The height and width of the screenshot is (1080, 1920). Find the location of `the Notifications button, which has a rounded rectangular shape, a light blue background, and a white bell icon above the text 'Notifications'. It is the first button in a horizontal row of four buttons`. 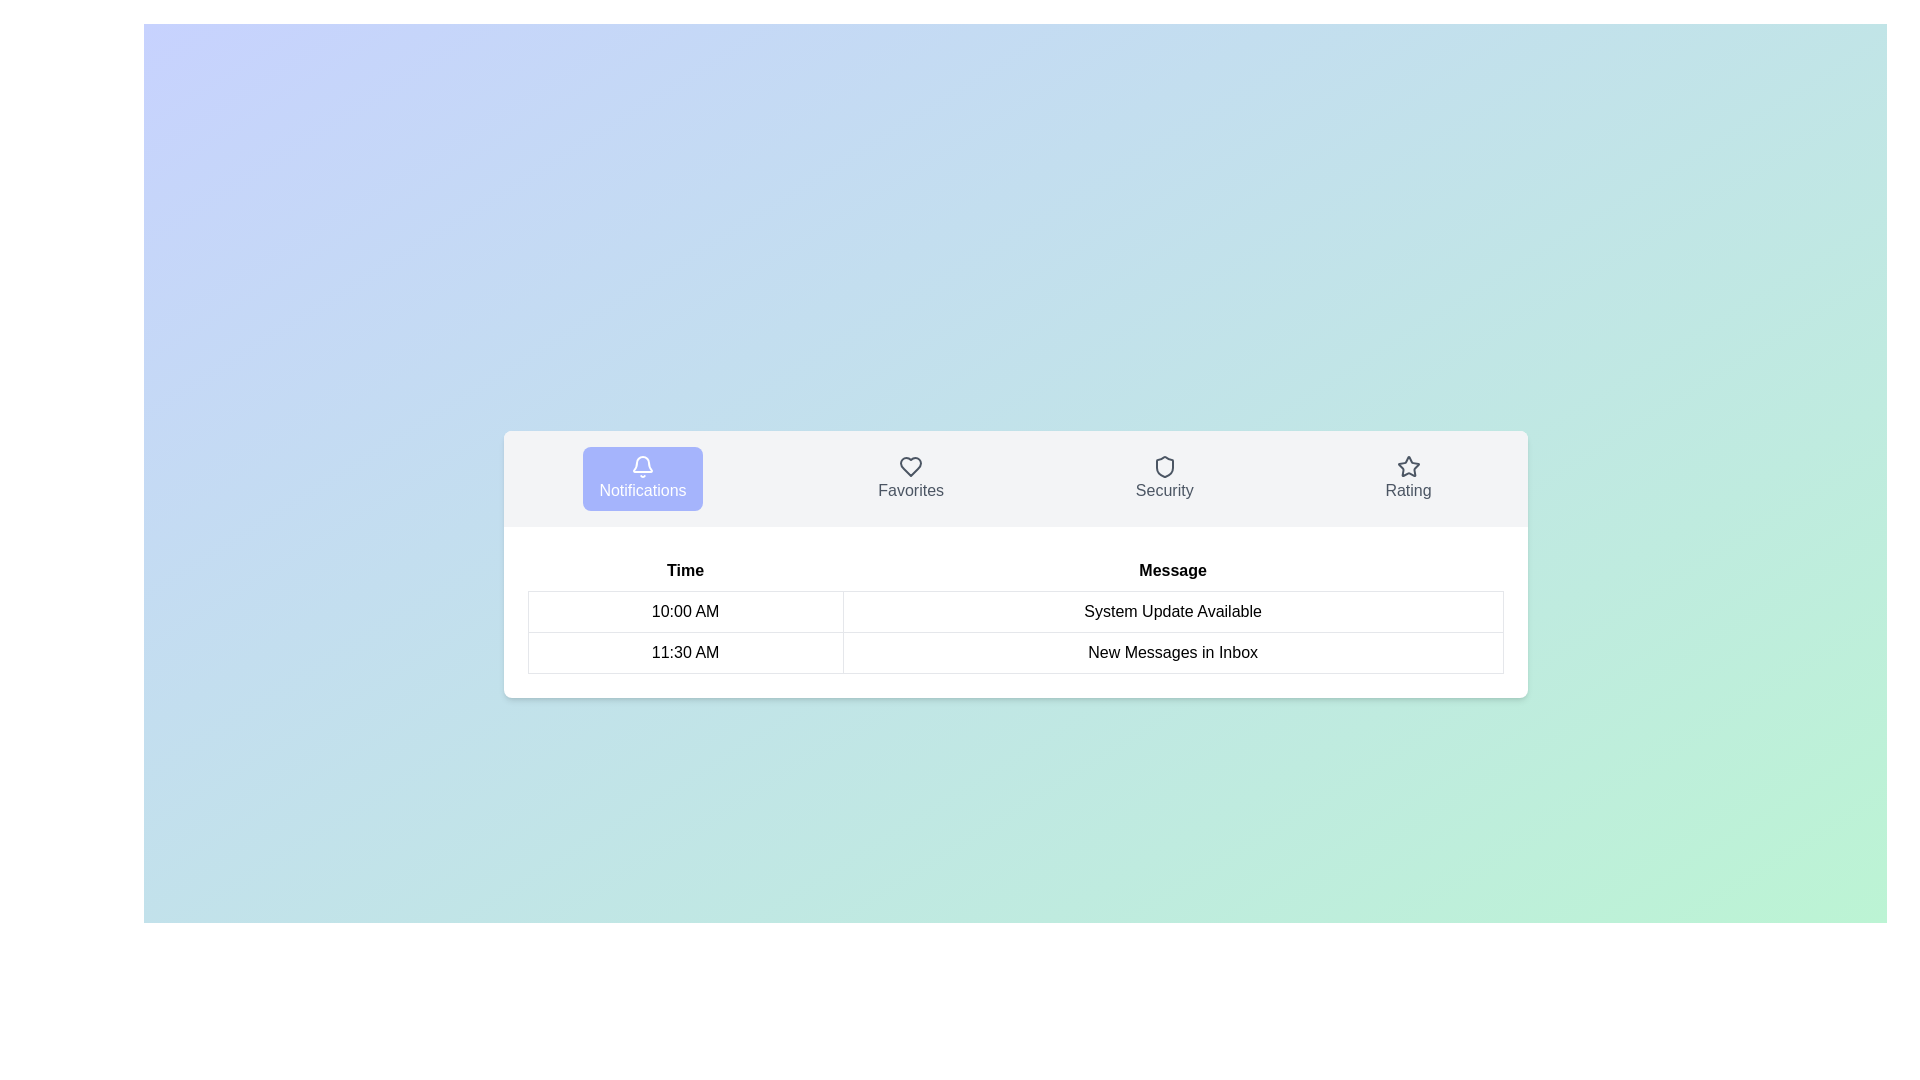

the Notifications button, which has a rounded rectangular shape, a light blue background, and a white bell icon above the text 'Notifications'. It is the first button in a horizontal row of four buttons is located at coordinates (643, 478).